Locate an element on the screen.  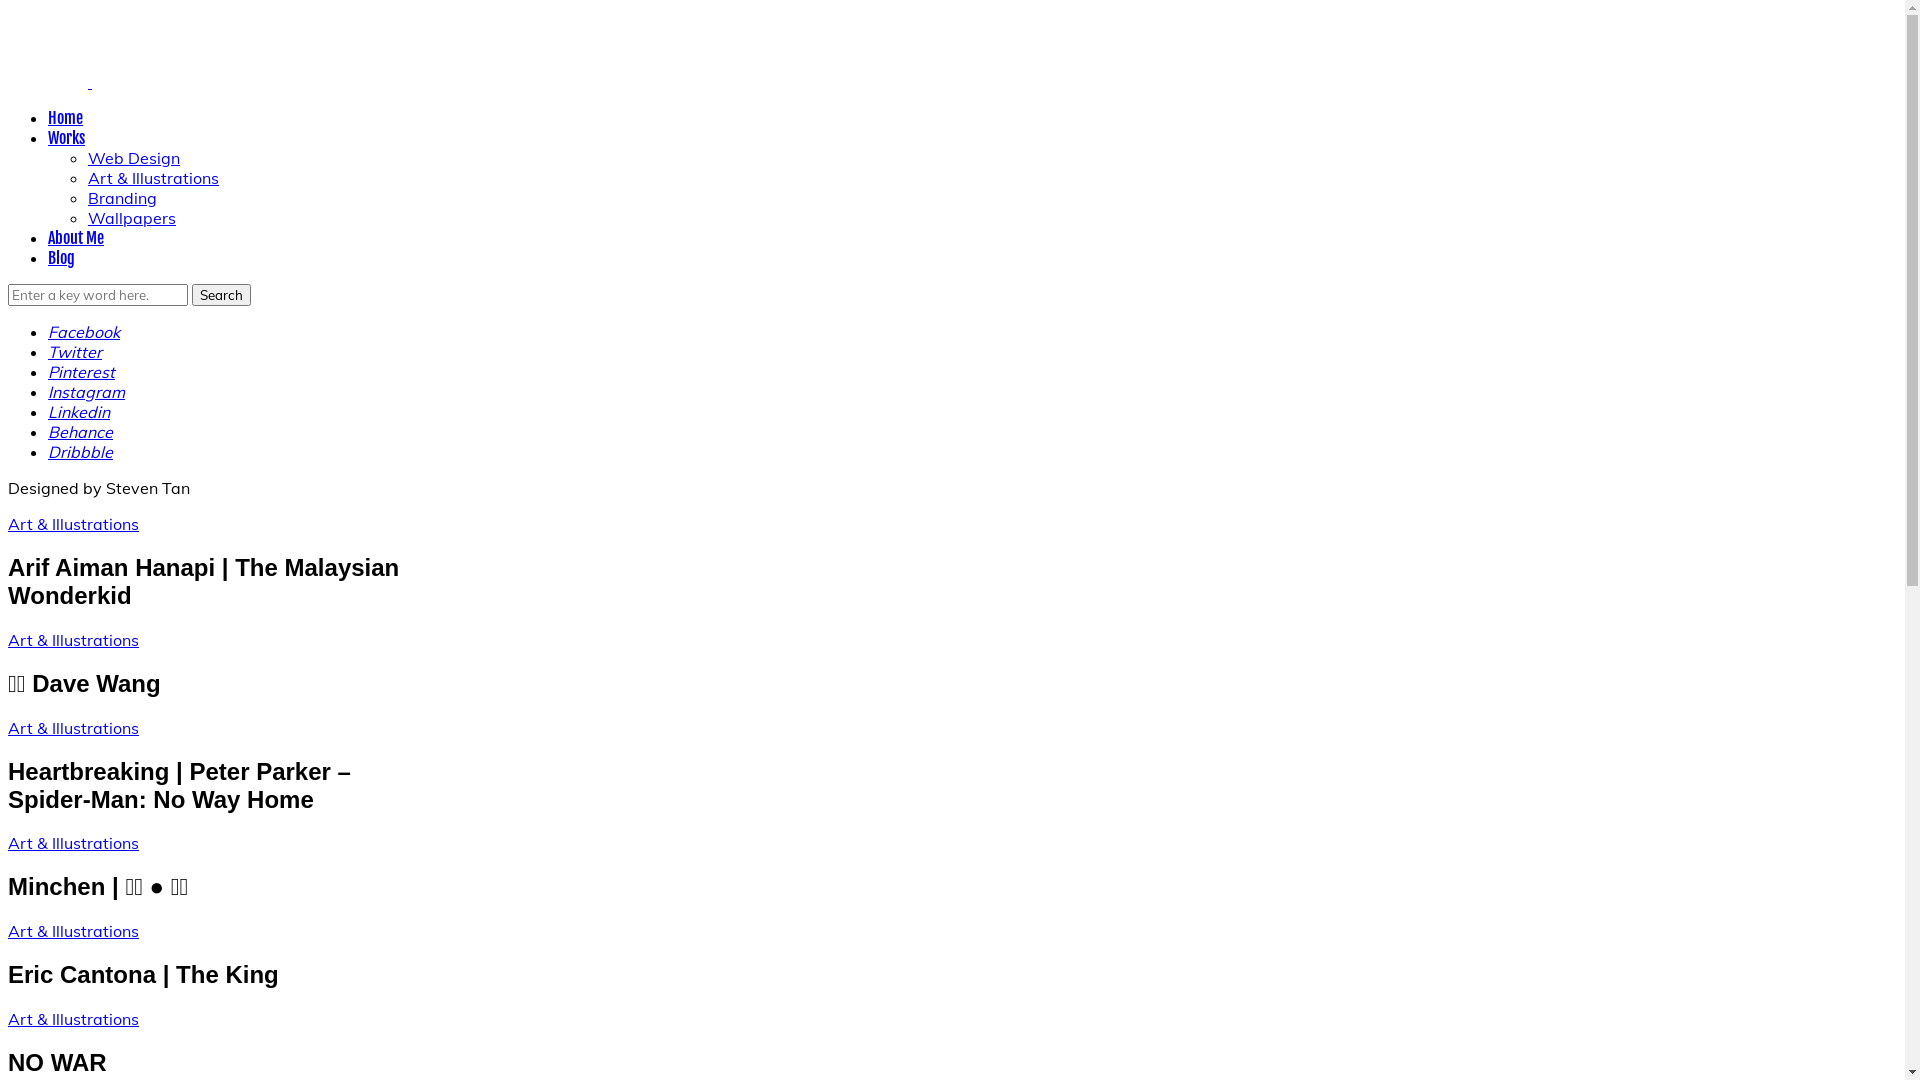
'About Me' is located at coordinates (76, 237).